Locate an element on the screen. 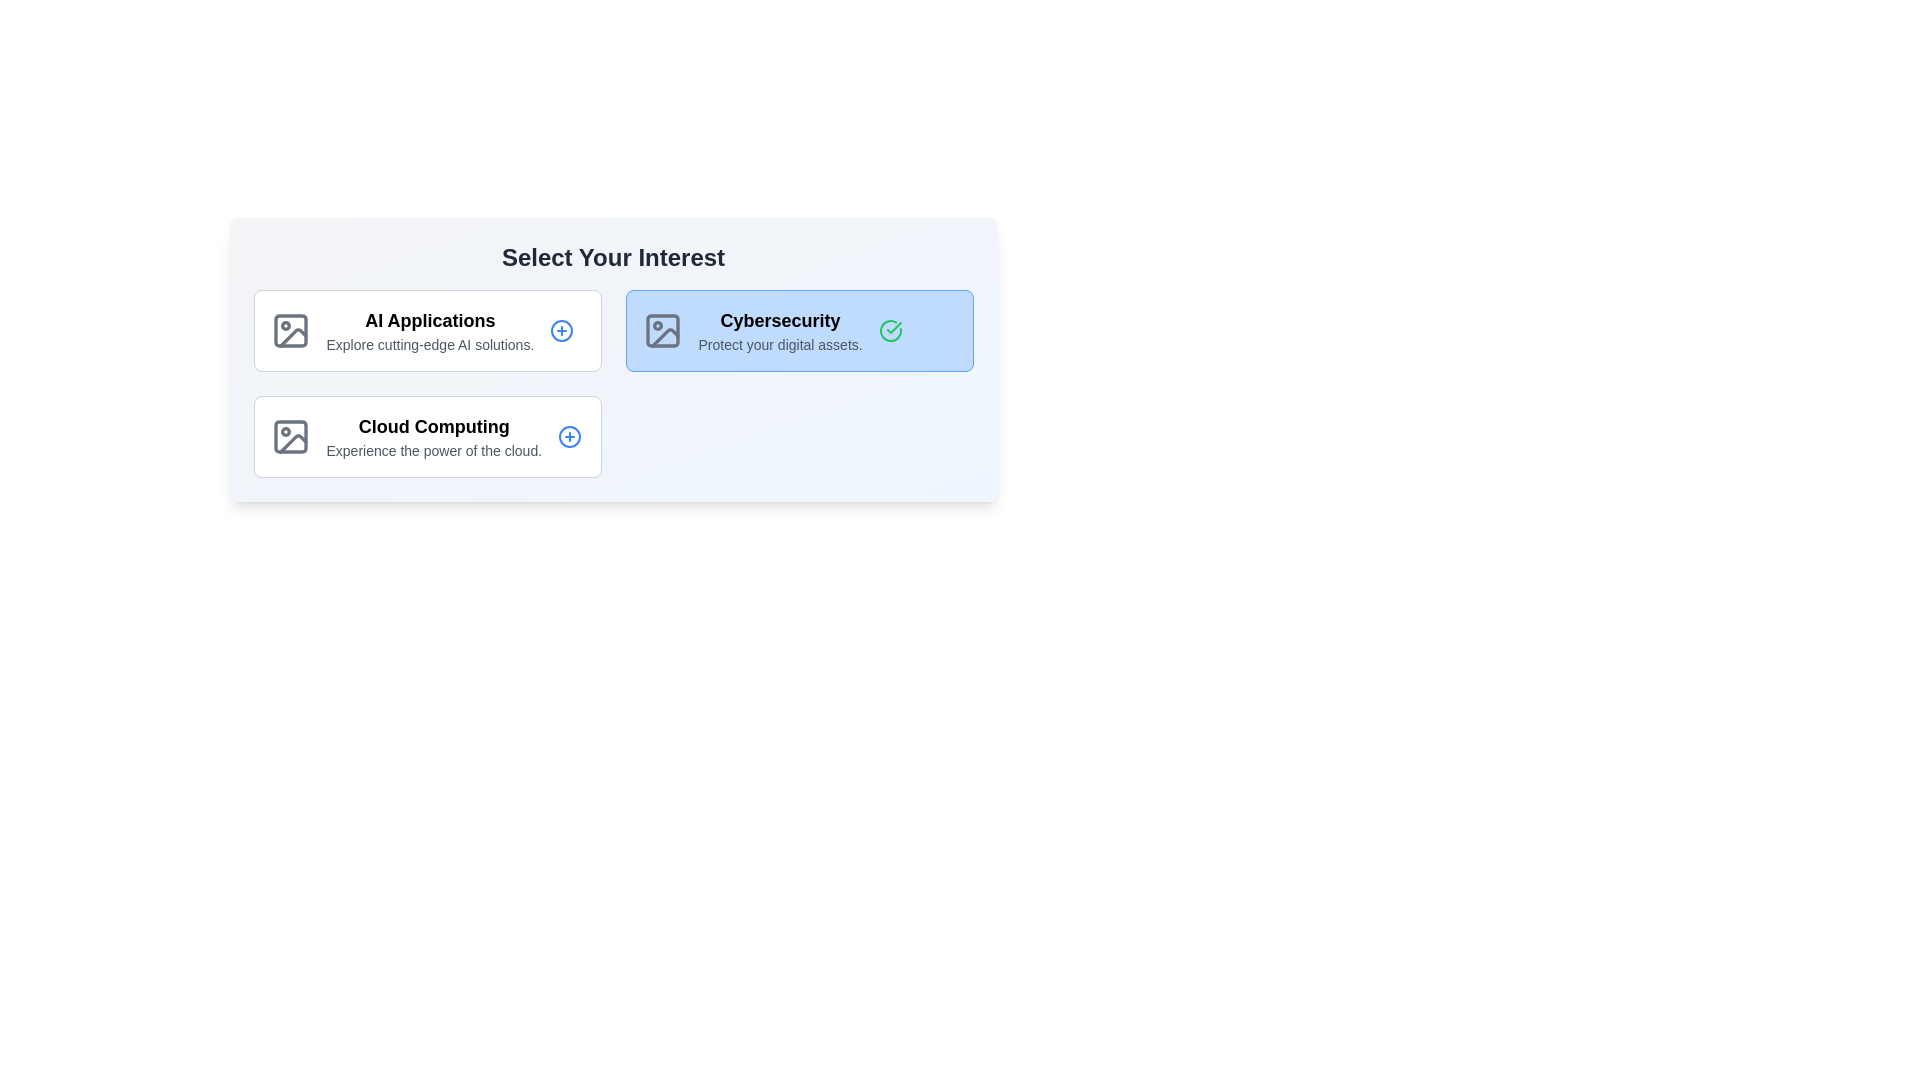 The image size is (1920, 1080). the icon of the card labeled 'Cloud Computing' to interact with it is located at coordinates (289, 435).